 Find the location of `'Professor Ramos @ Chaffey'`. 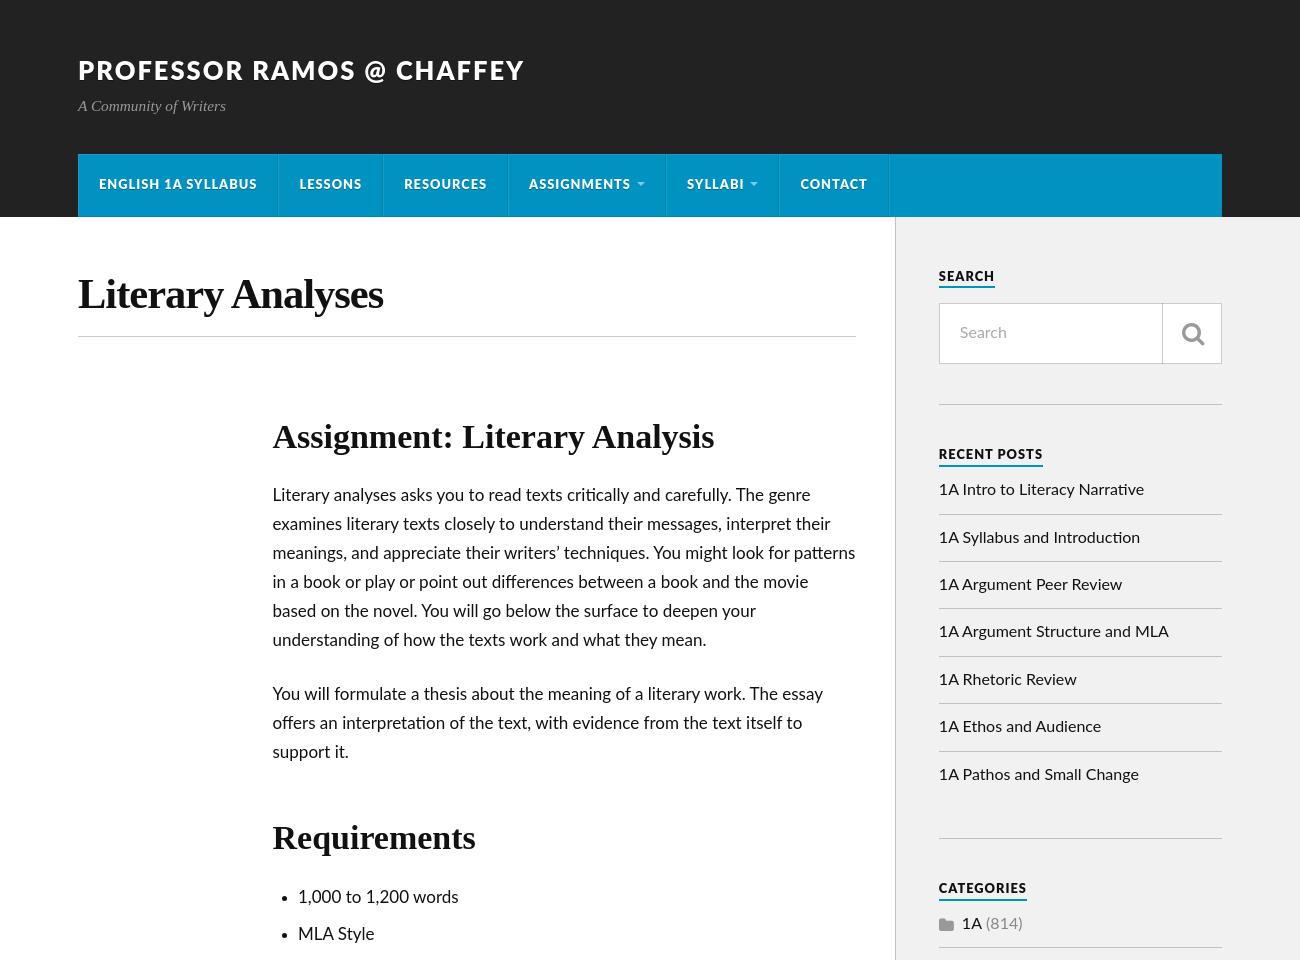

'Professor Ramos @ Chaffey' is located at coordinates (301, 72).